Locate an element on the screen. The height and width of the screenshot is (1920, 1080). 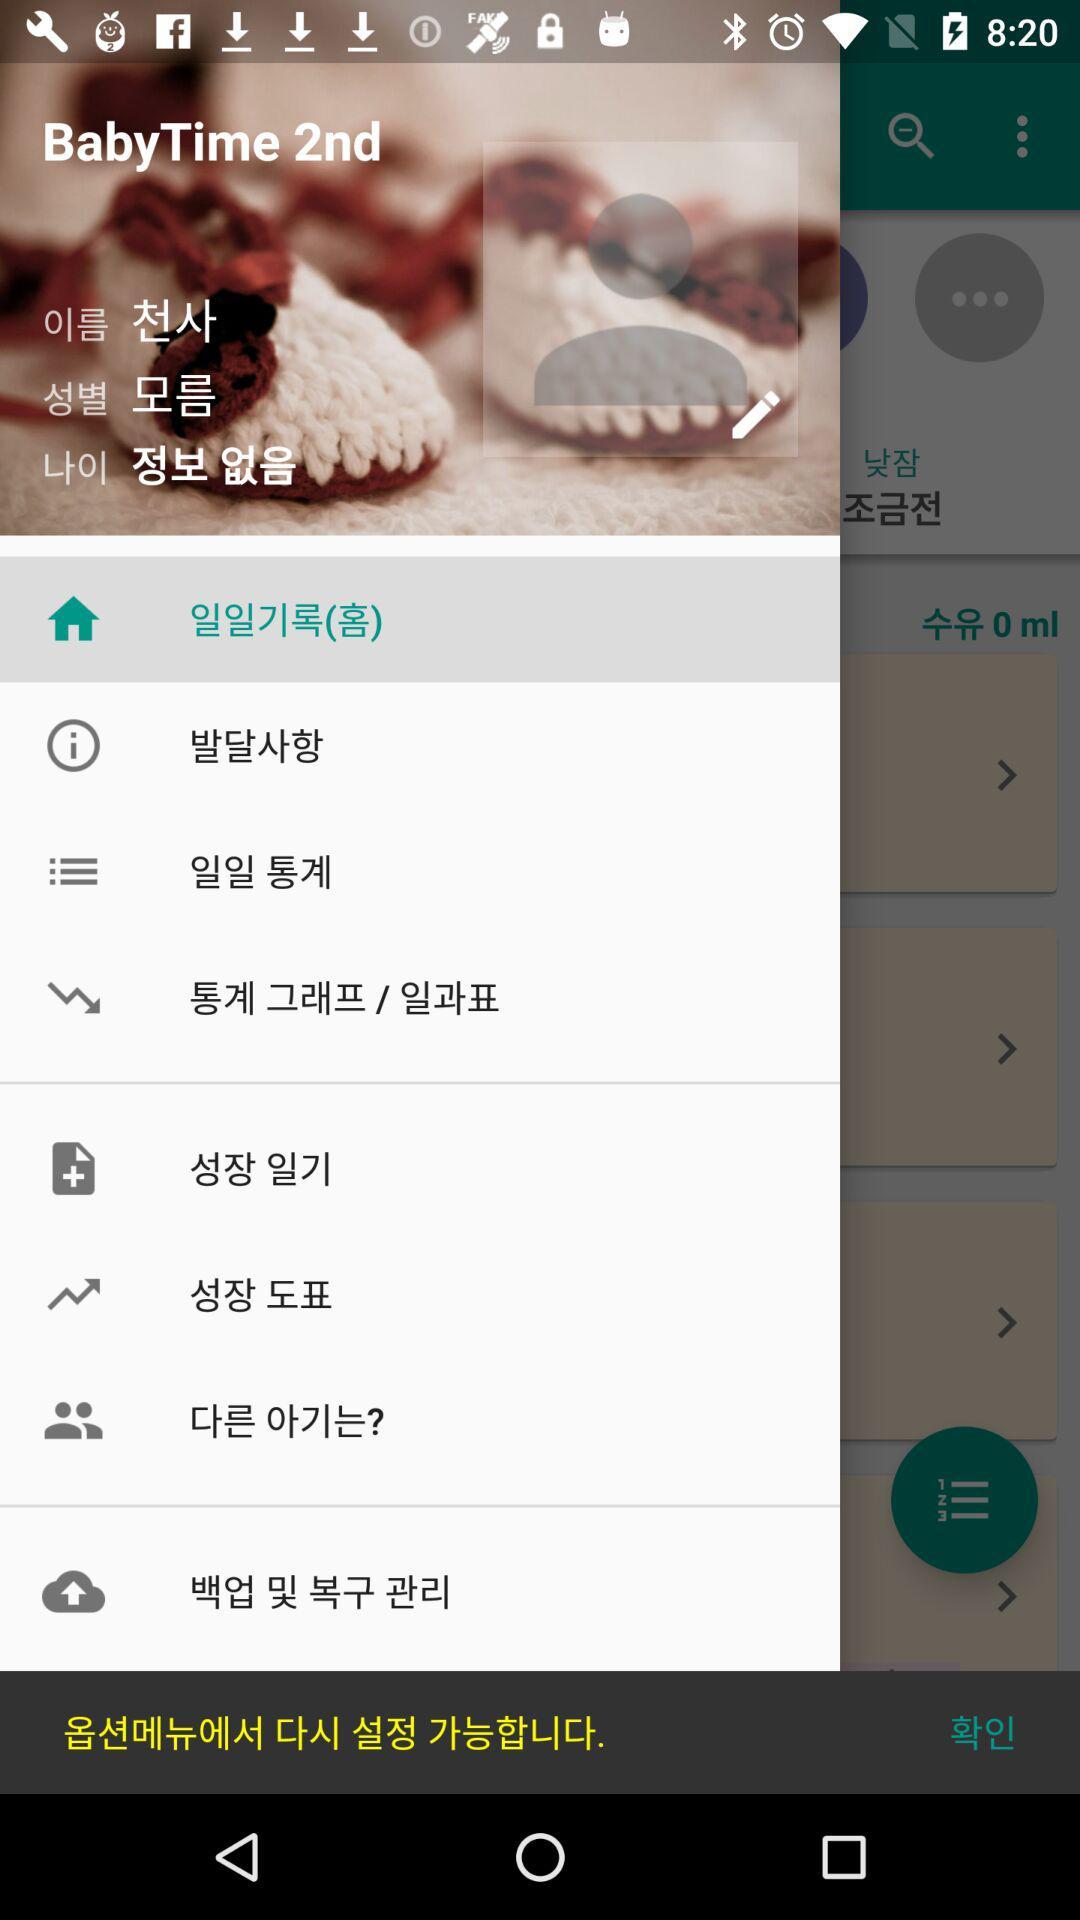
the list icon is located at coordinates (963, 1499).